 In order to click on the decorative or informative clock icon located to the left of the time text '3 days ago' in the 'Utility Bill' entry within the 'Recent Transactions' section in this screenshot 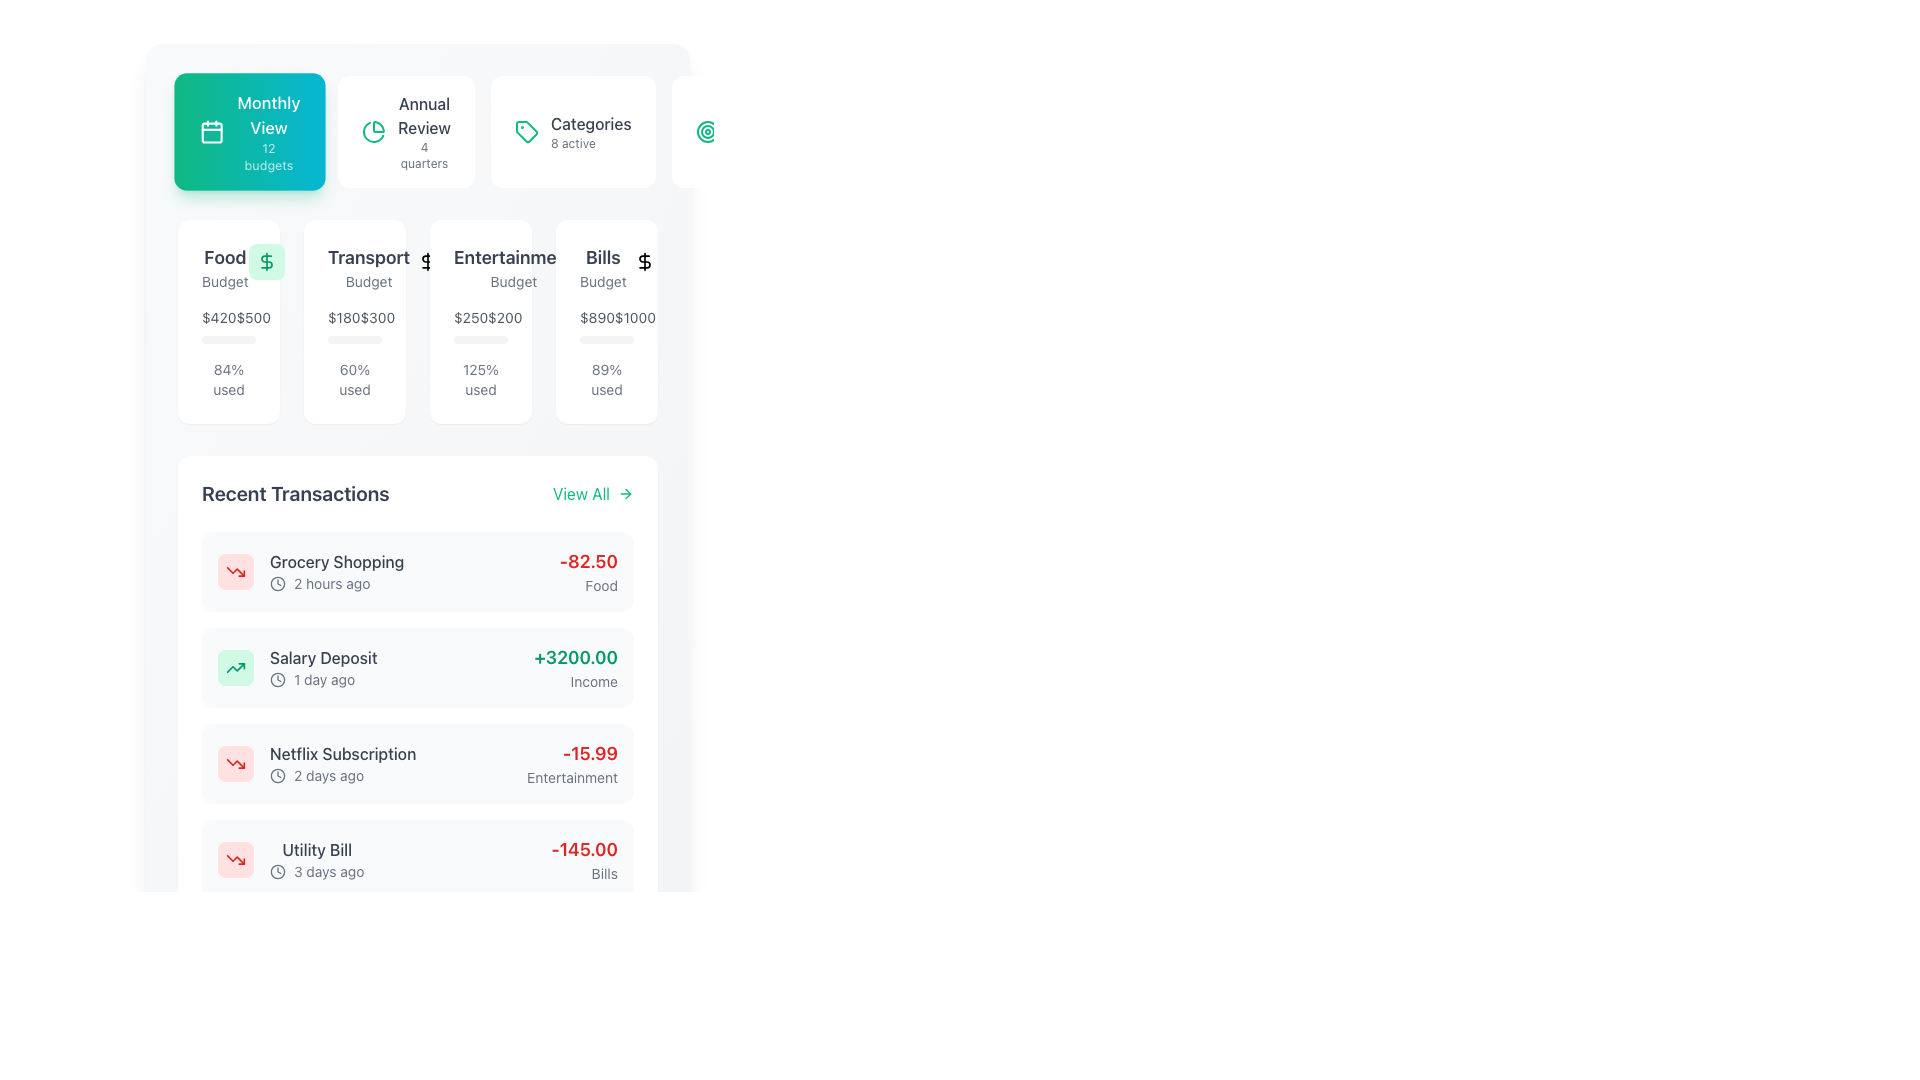, I will do `click(277, 870)`.